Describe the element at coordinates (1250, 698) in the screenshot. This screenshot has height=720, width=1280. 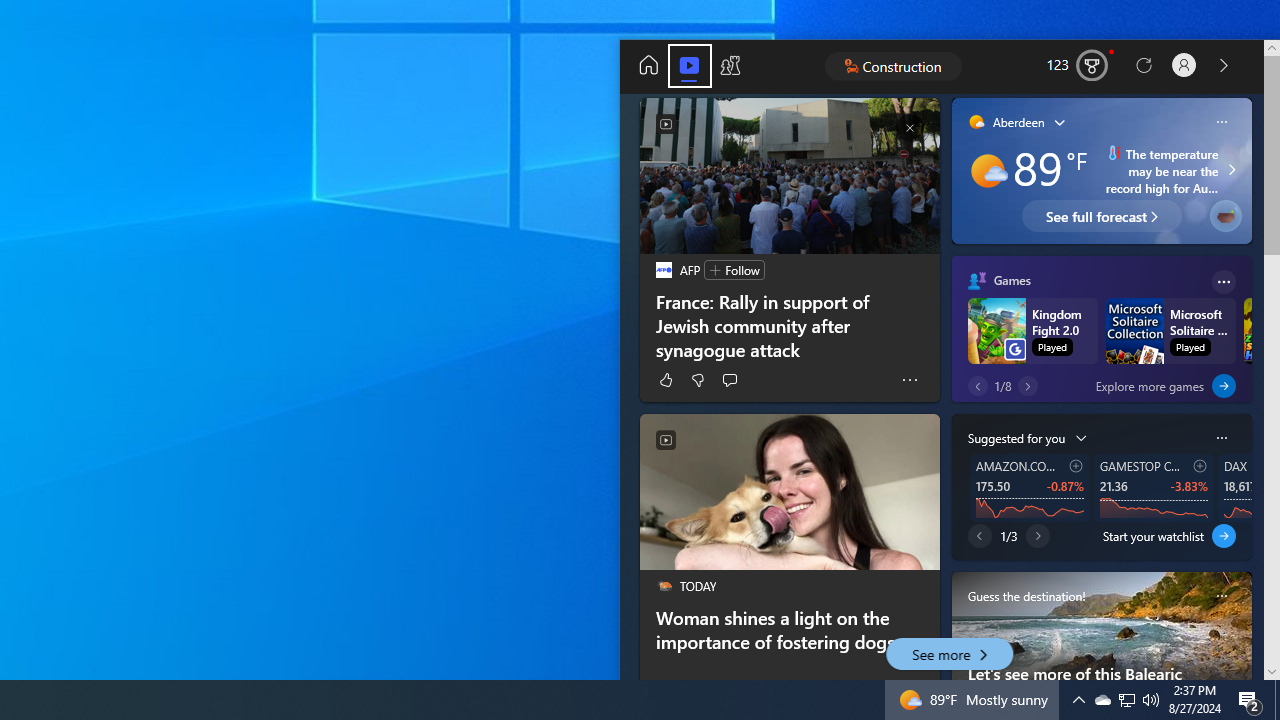
I see `'Show desktop'` at that location.